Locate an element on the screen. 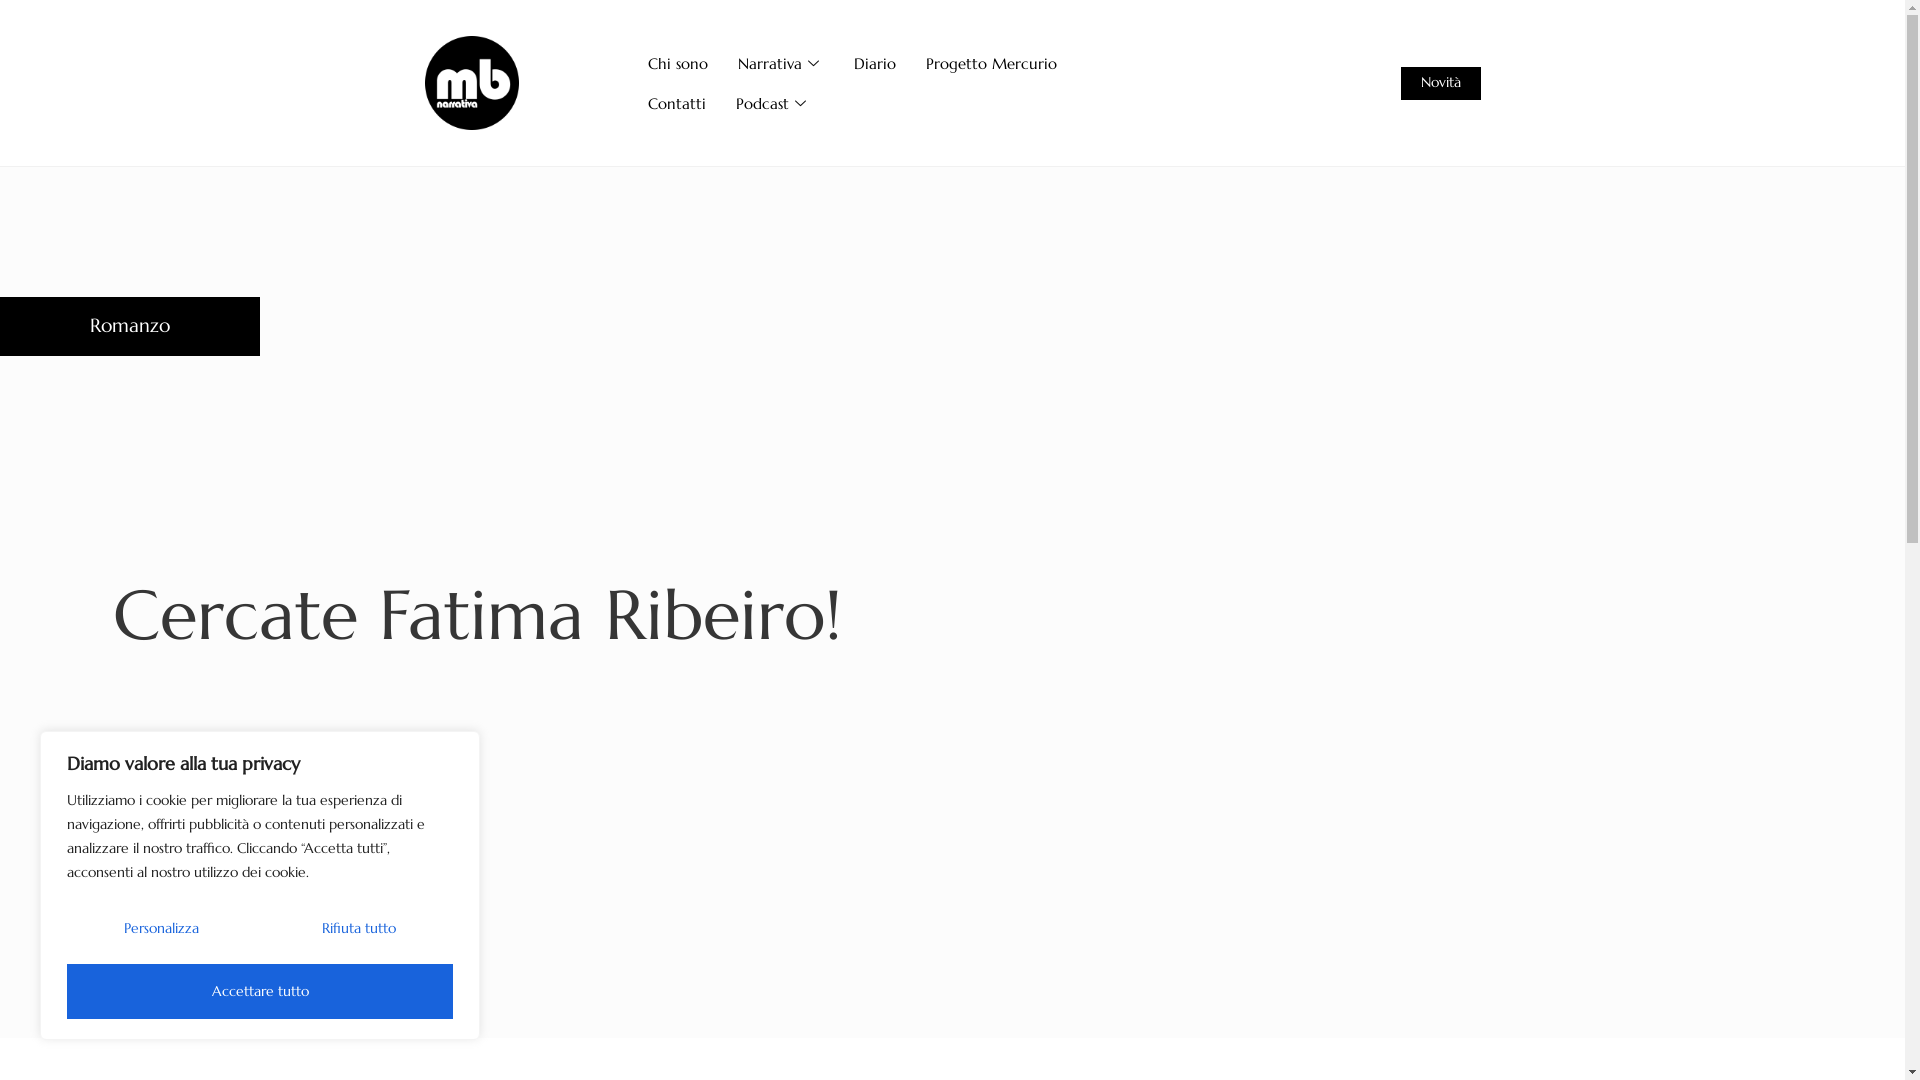  'Rifiuta tutto' is located at coordinates (358, 927).